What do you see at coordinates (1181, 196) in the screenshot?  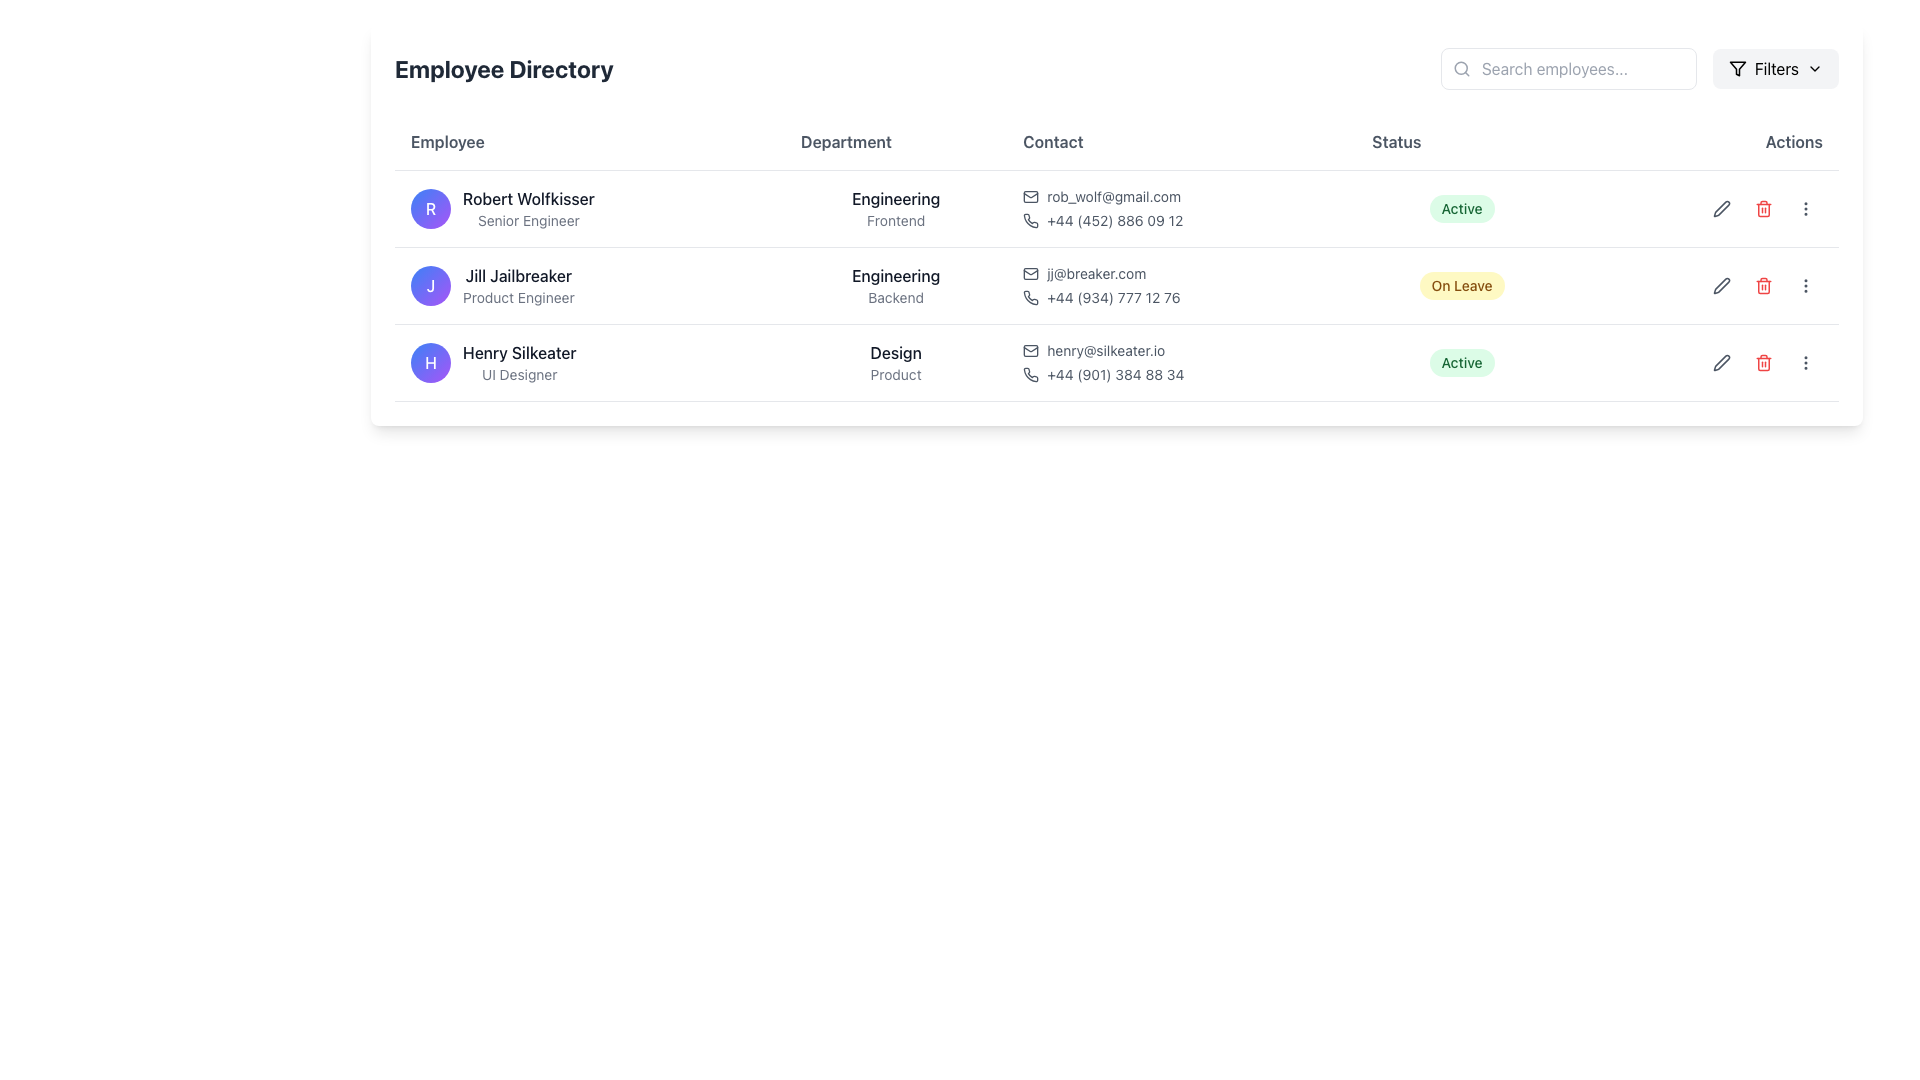 I see `the email address of 'Robert Wolfkisser' displayed in the Contact column of the table` at bounding box center [1181, 196].